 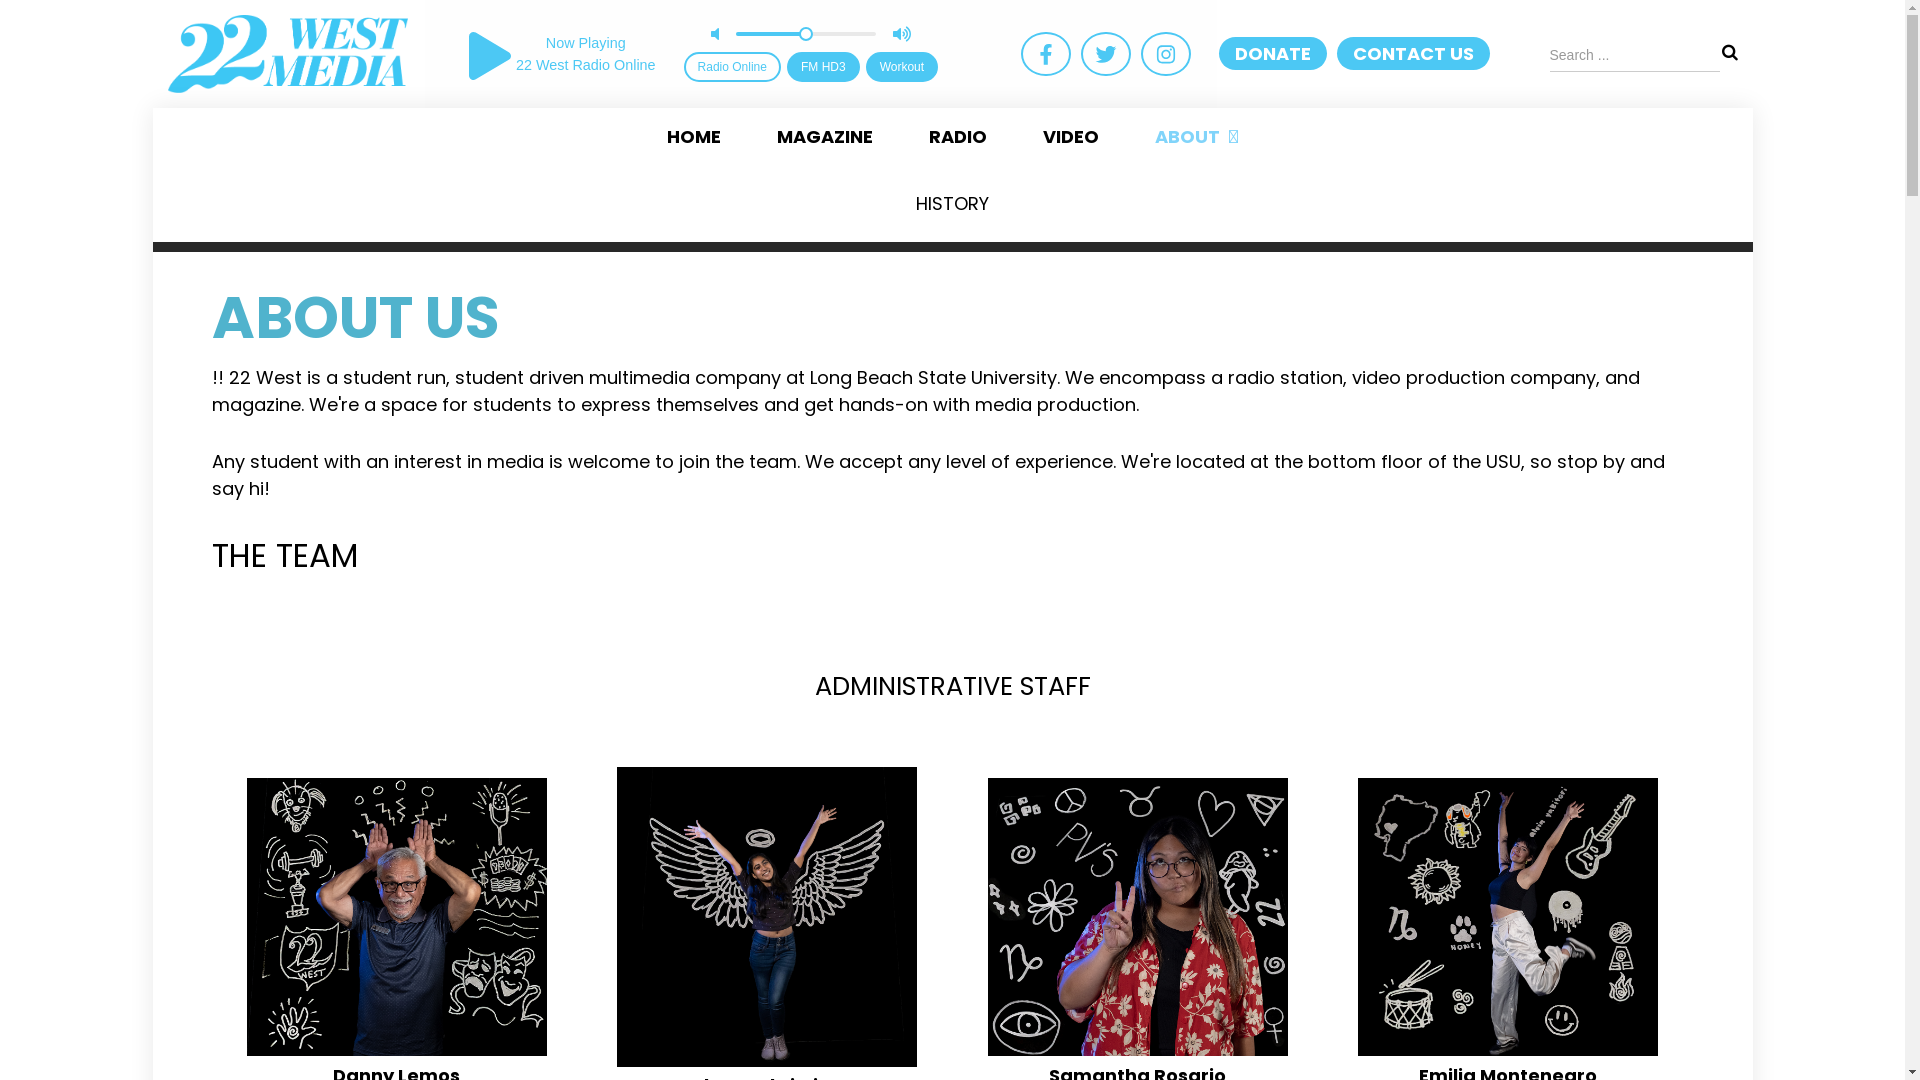 What do you see at coordinates (694, 136) in the screenshot?
I see `'HOME'` at bounding box center [694, 136].